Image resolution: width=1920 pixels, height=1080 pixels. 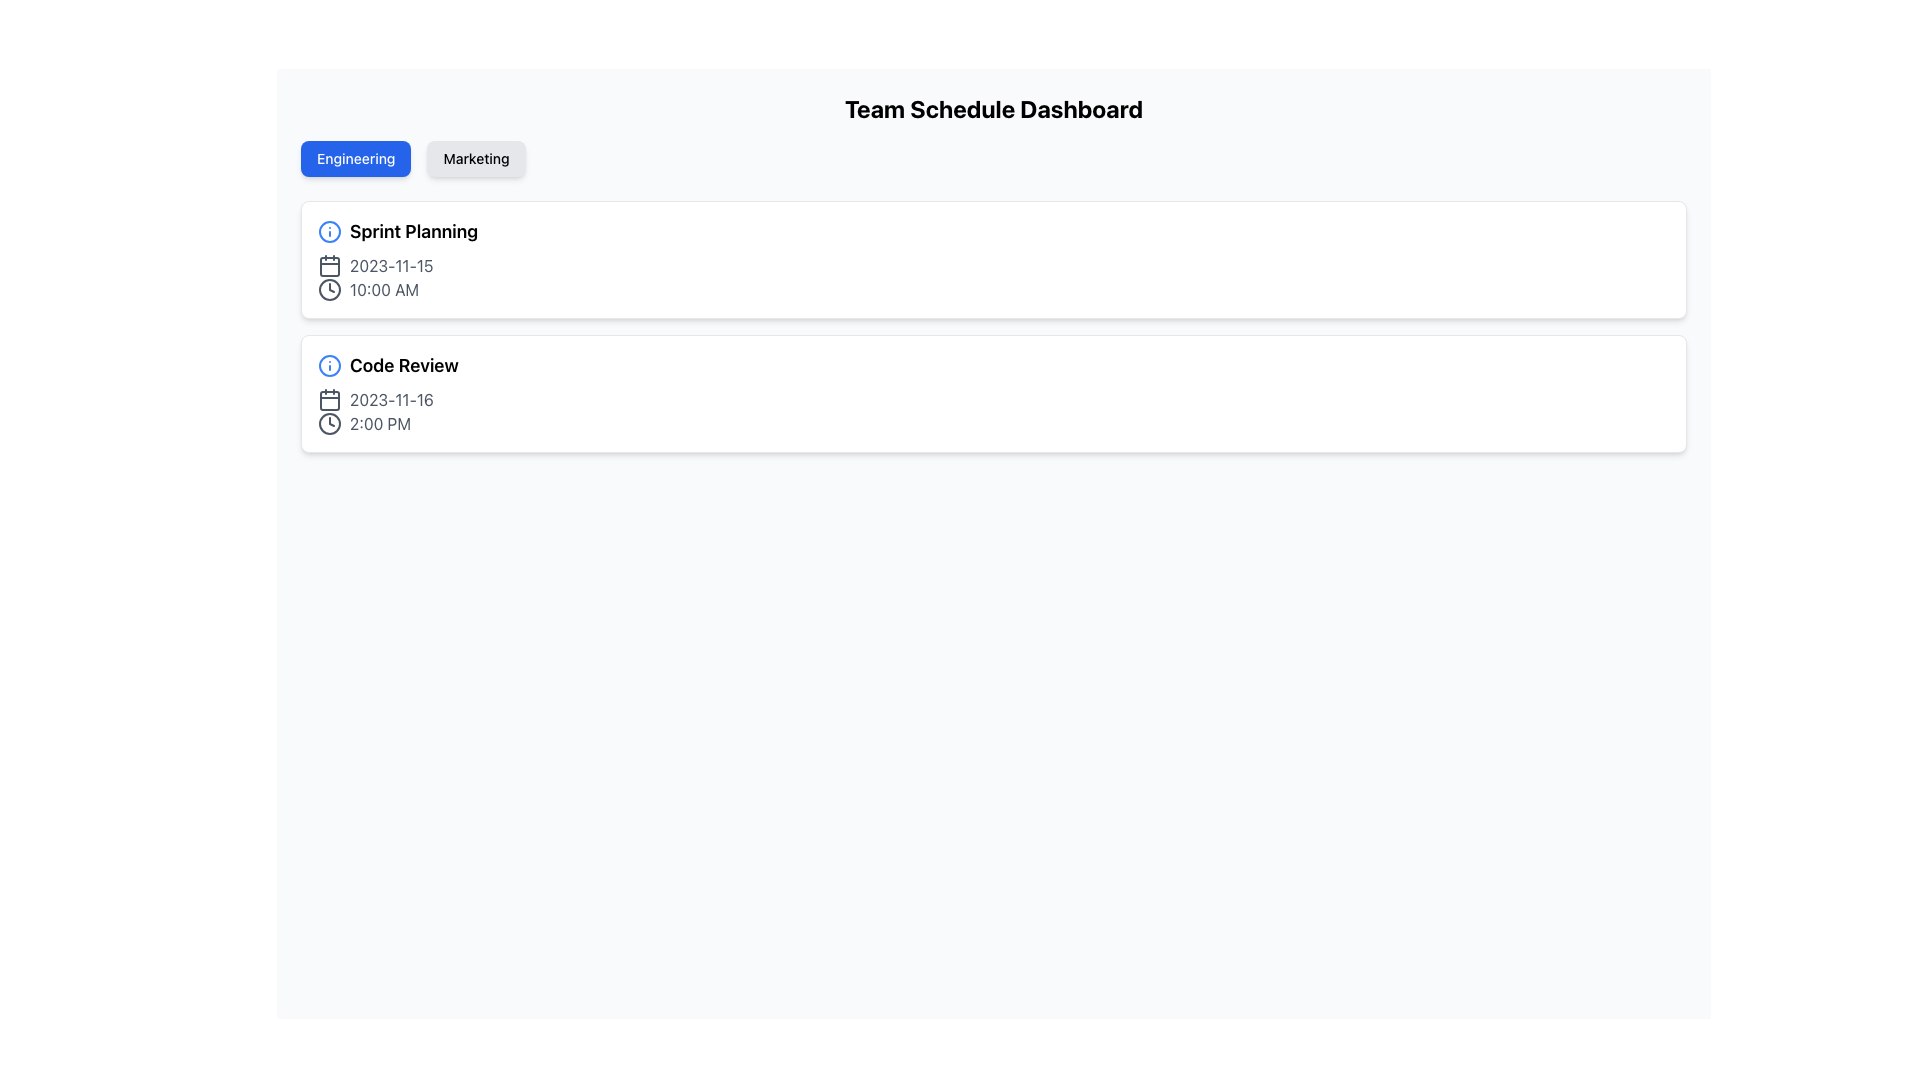 I want to click on the calendar icon component associated with the 'Code Review' event entry, so click(x=330, y=401).